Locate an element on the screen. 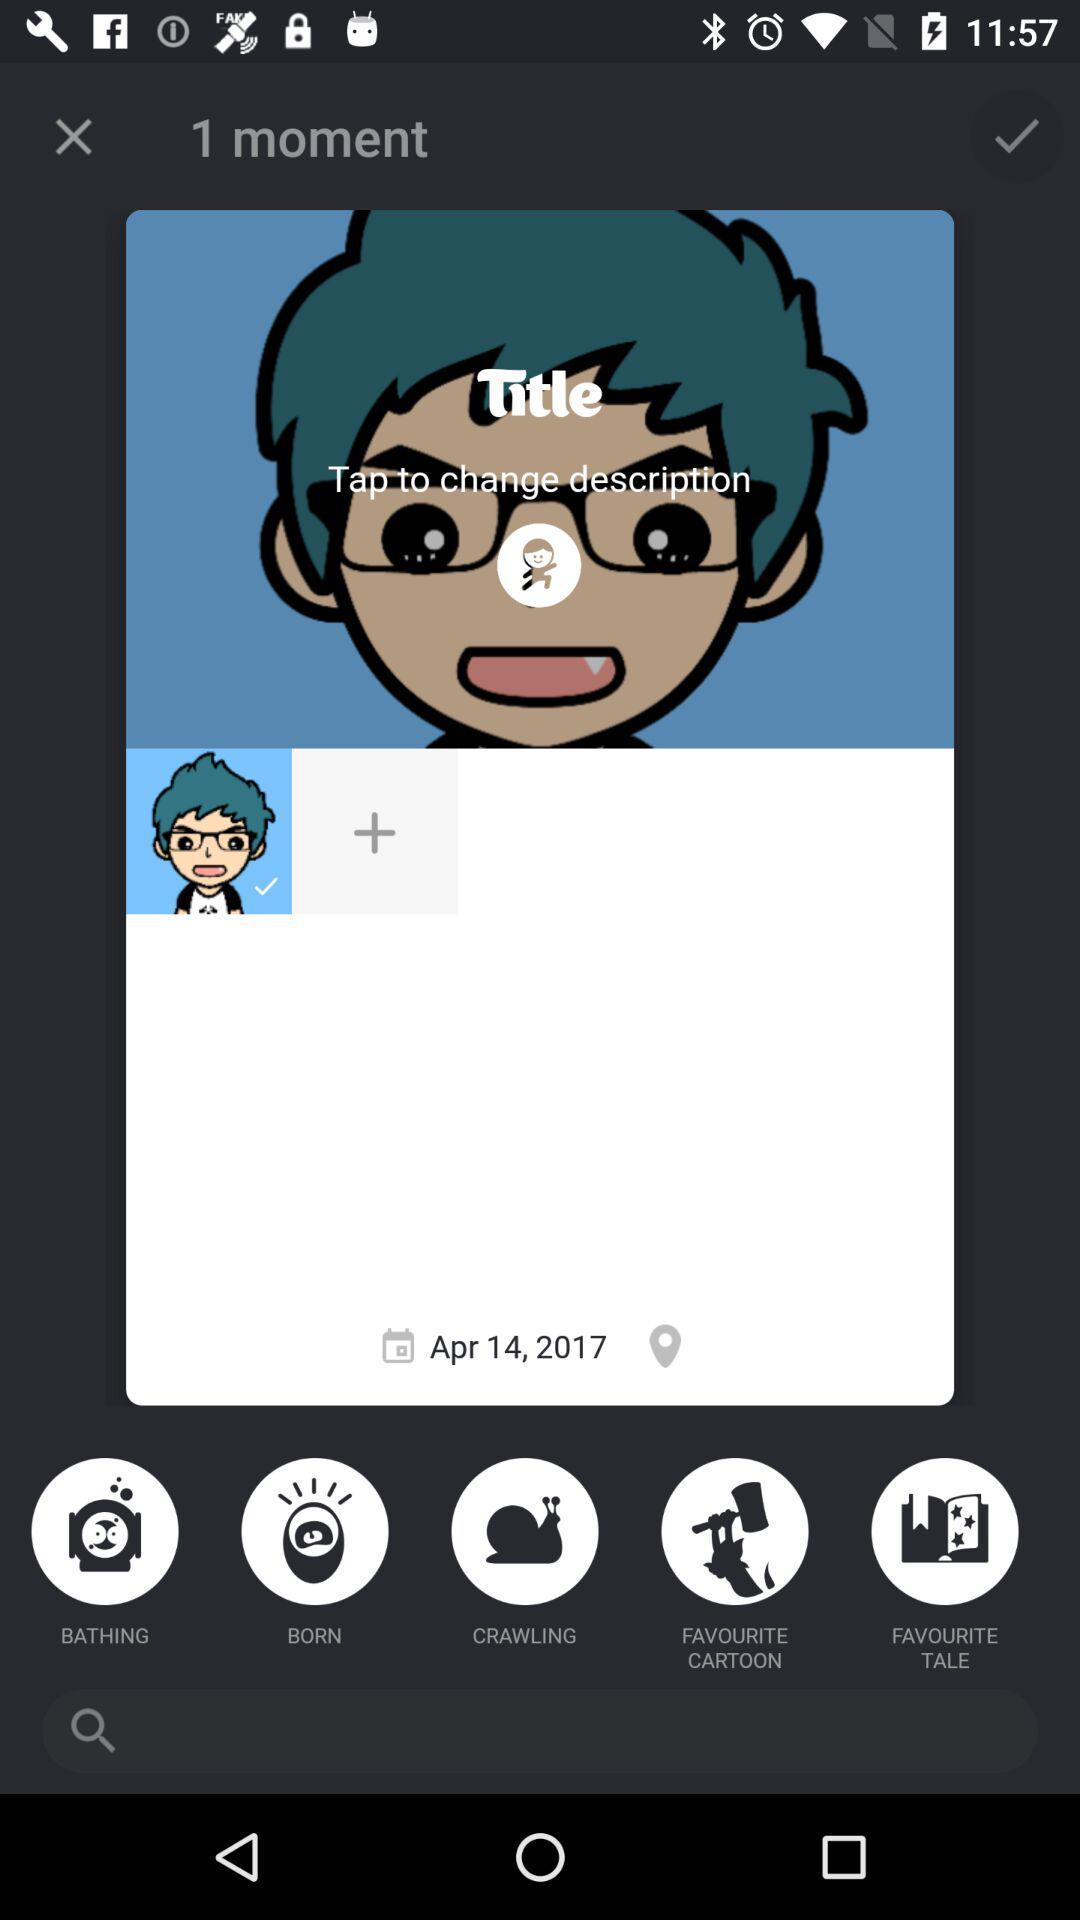  the item to the left of 1 moment item is located at coordinates (72, 135).